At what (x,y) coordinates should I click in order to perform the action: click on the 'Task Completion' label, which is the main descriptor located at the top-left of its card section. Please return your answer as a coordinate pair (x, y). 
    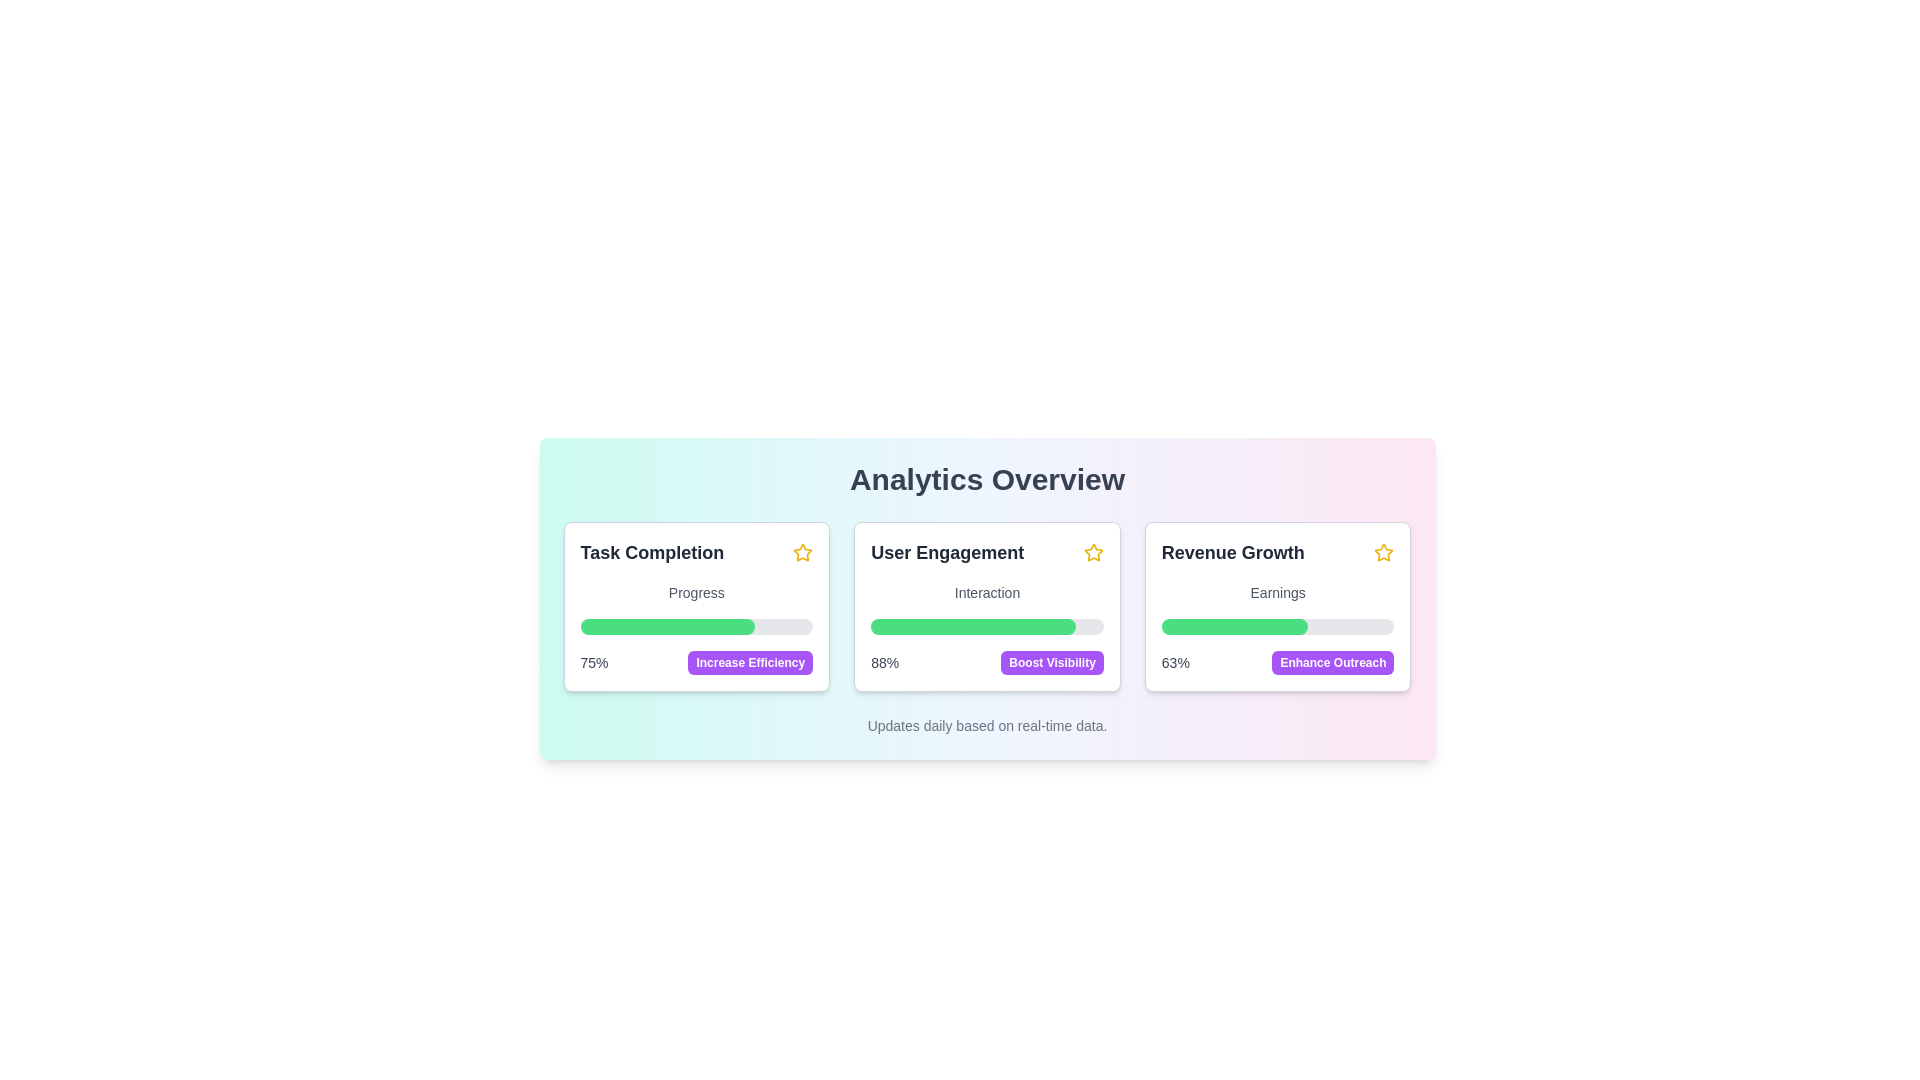
    Looking at the image, I should click on (696, 552).